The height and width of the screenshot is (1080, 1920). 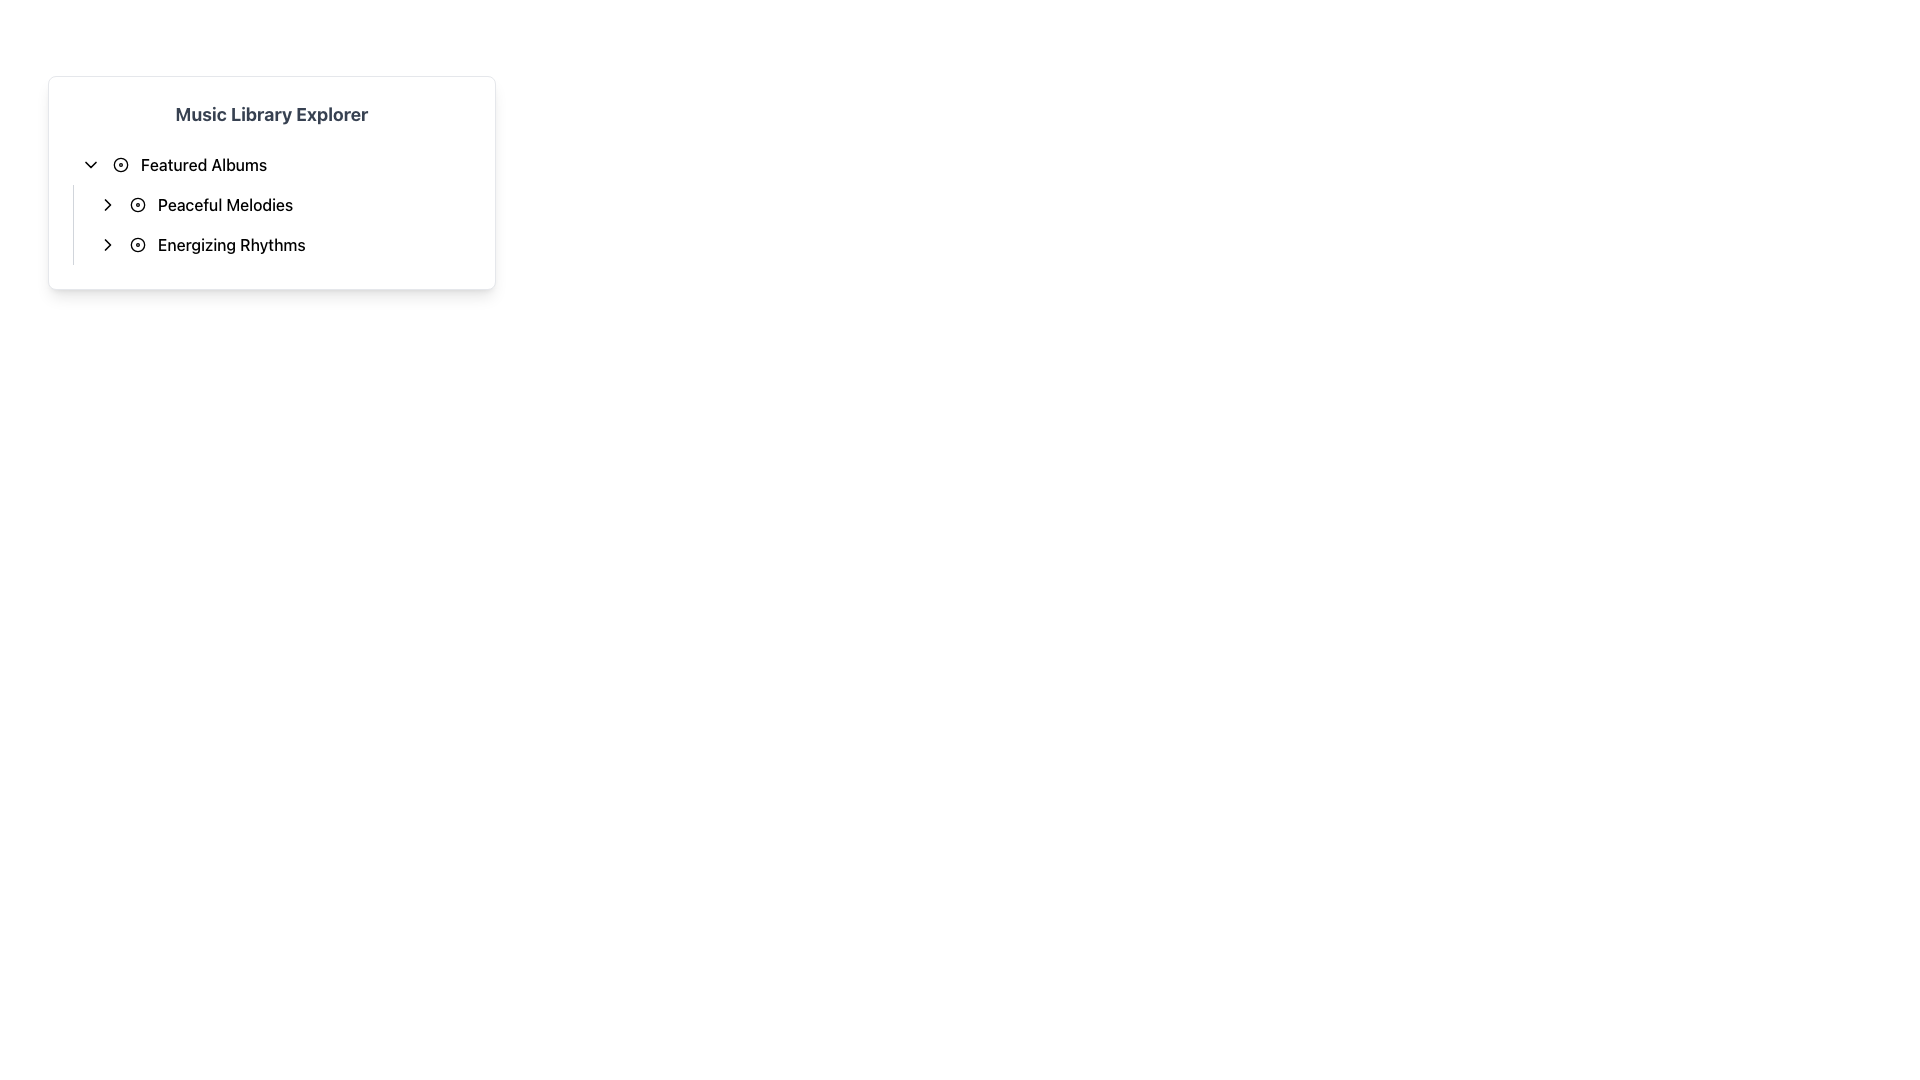 What do you see at coordinates (271, 115) in the screenshot?
I see `text label 'Music Library Explorer' which is a bold, medium-sized text styled in neutral gray color at the top of a card component` at bounding box center [271, 115].